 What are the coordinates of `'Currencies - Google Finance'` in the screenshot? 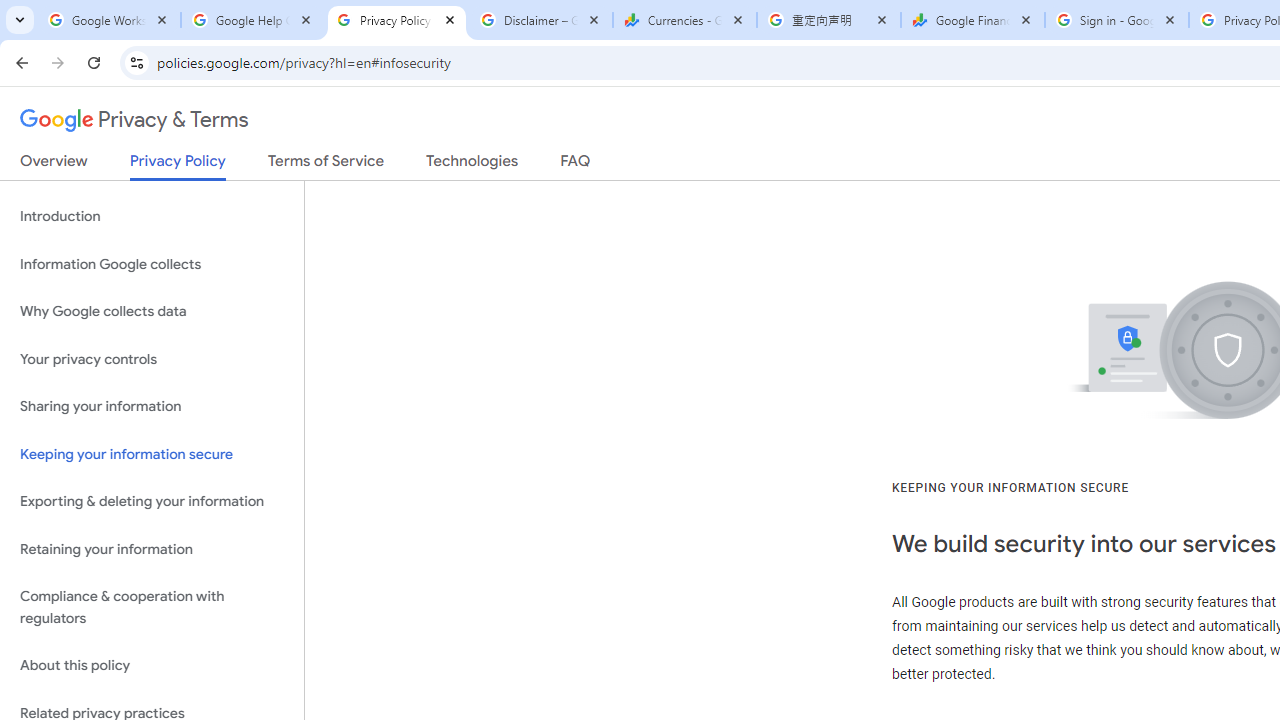 It's located at (684, 20).